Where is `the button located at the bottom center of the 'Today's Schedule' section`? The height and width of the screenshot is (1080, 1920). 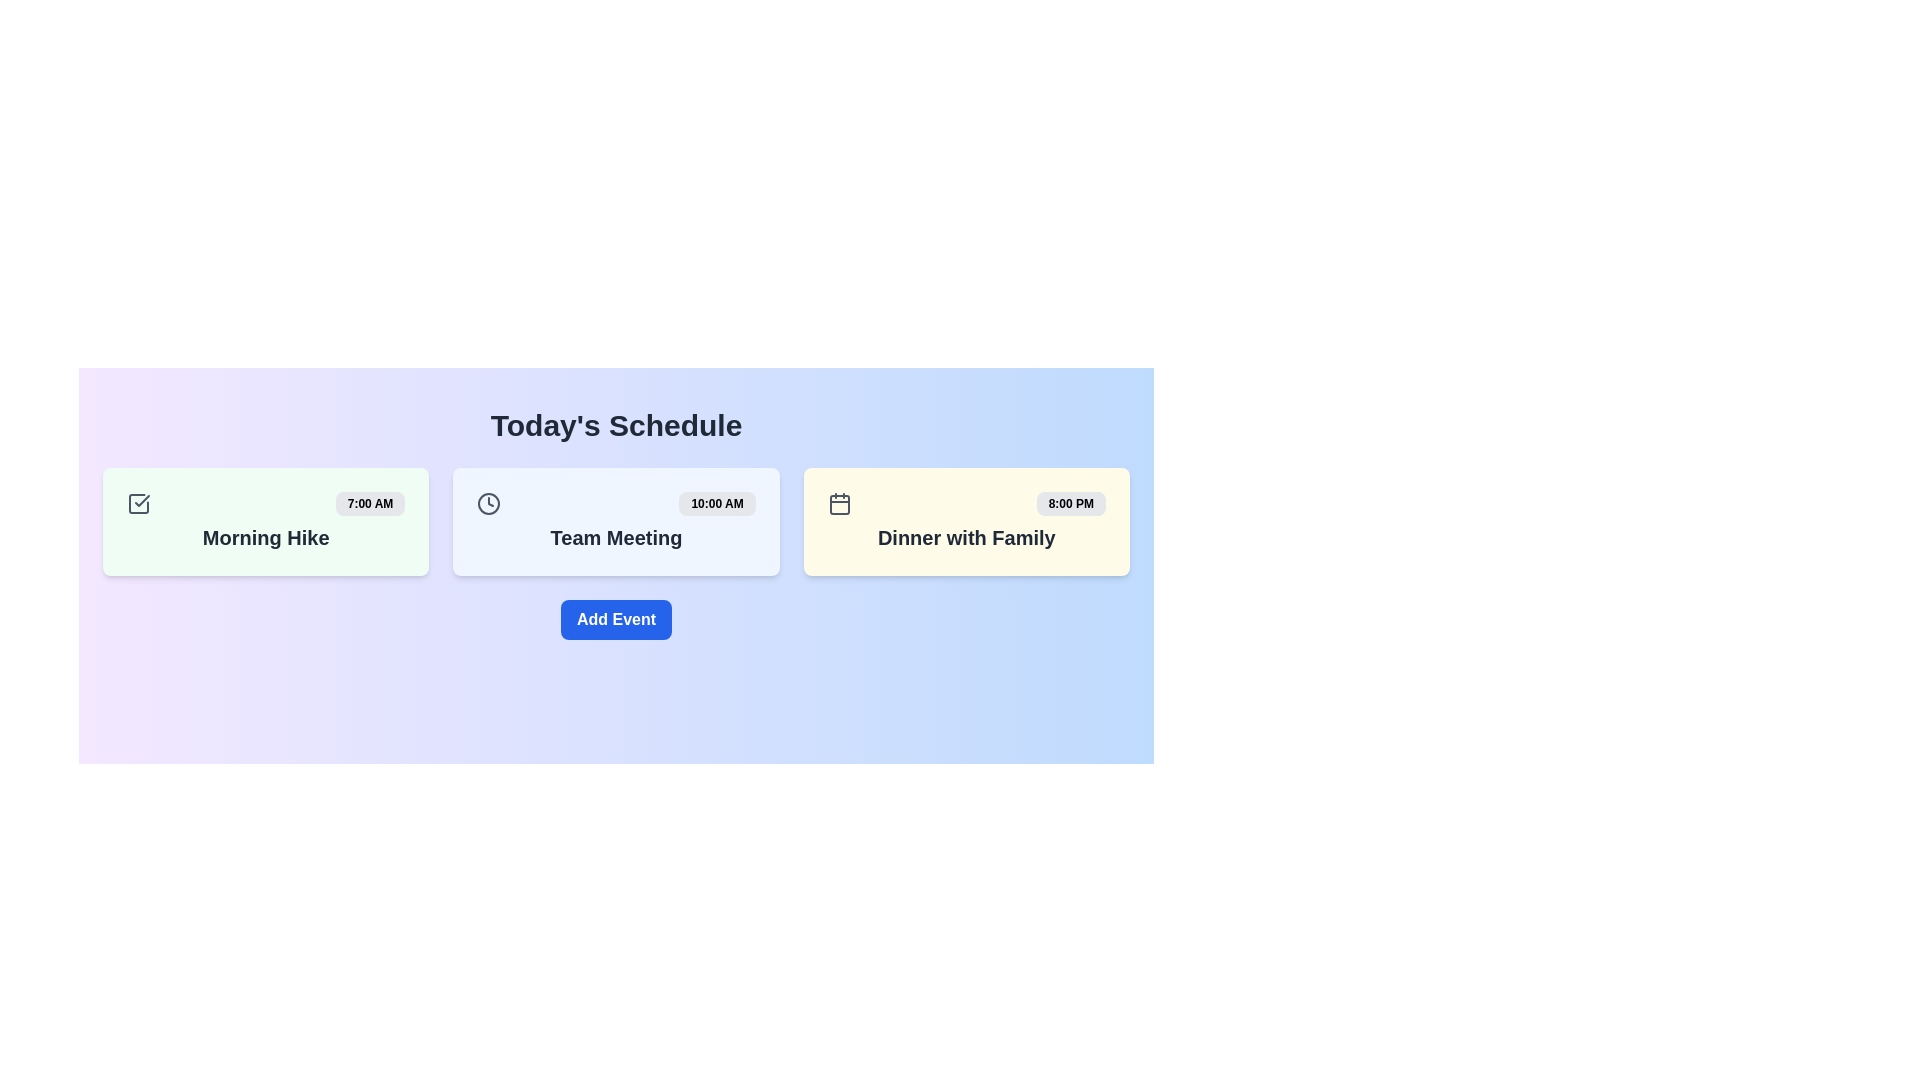 the button located at the bottom center of the 'Today's Schedule' section is located at coordinates (615, 619).